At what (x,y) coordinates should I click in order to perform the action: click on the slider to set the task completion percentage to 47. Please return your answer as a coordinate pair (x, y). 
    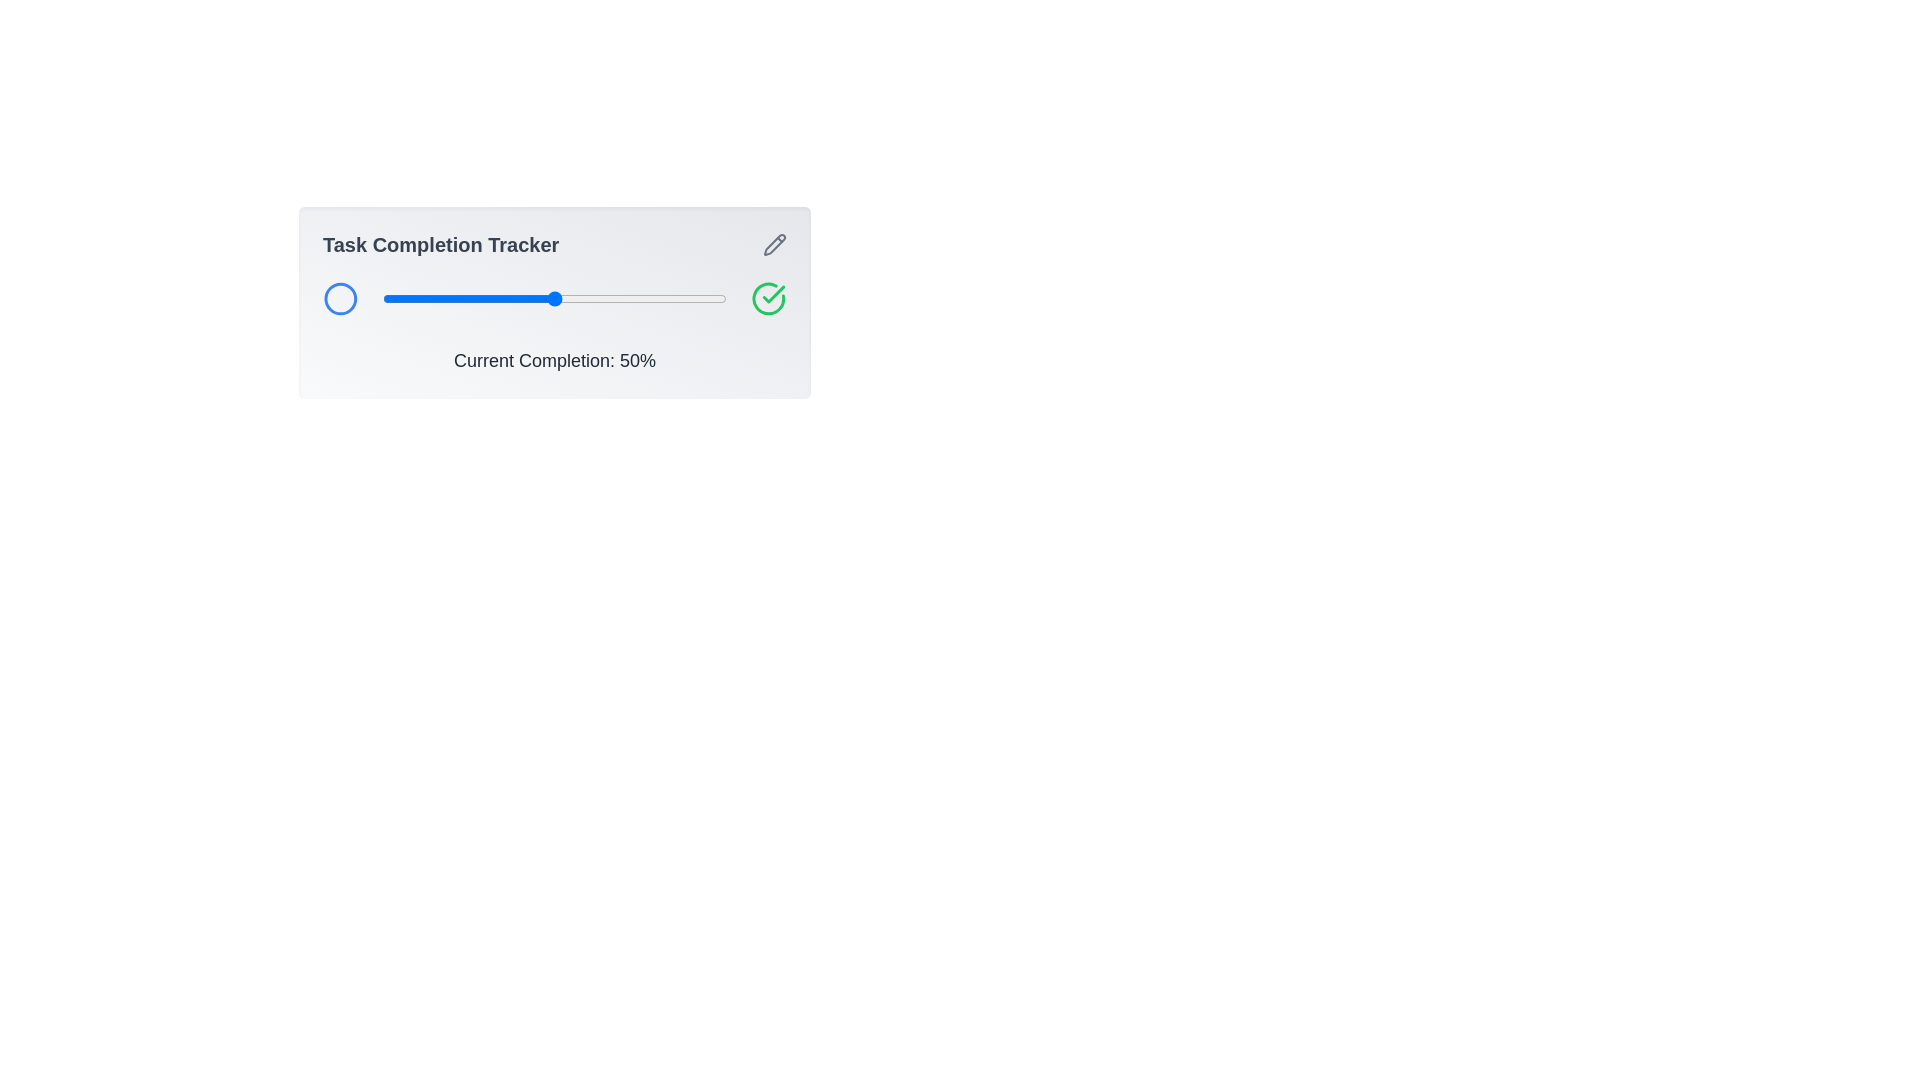
    Looking at the image, I should click on (544, 299).